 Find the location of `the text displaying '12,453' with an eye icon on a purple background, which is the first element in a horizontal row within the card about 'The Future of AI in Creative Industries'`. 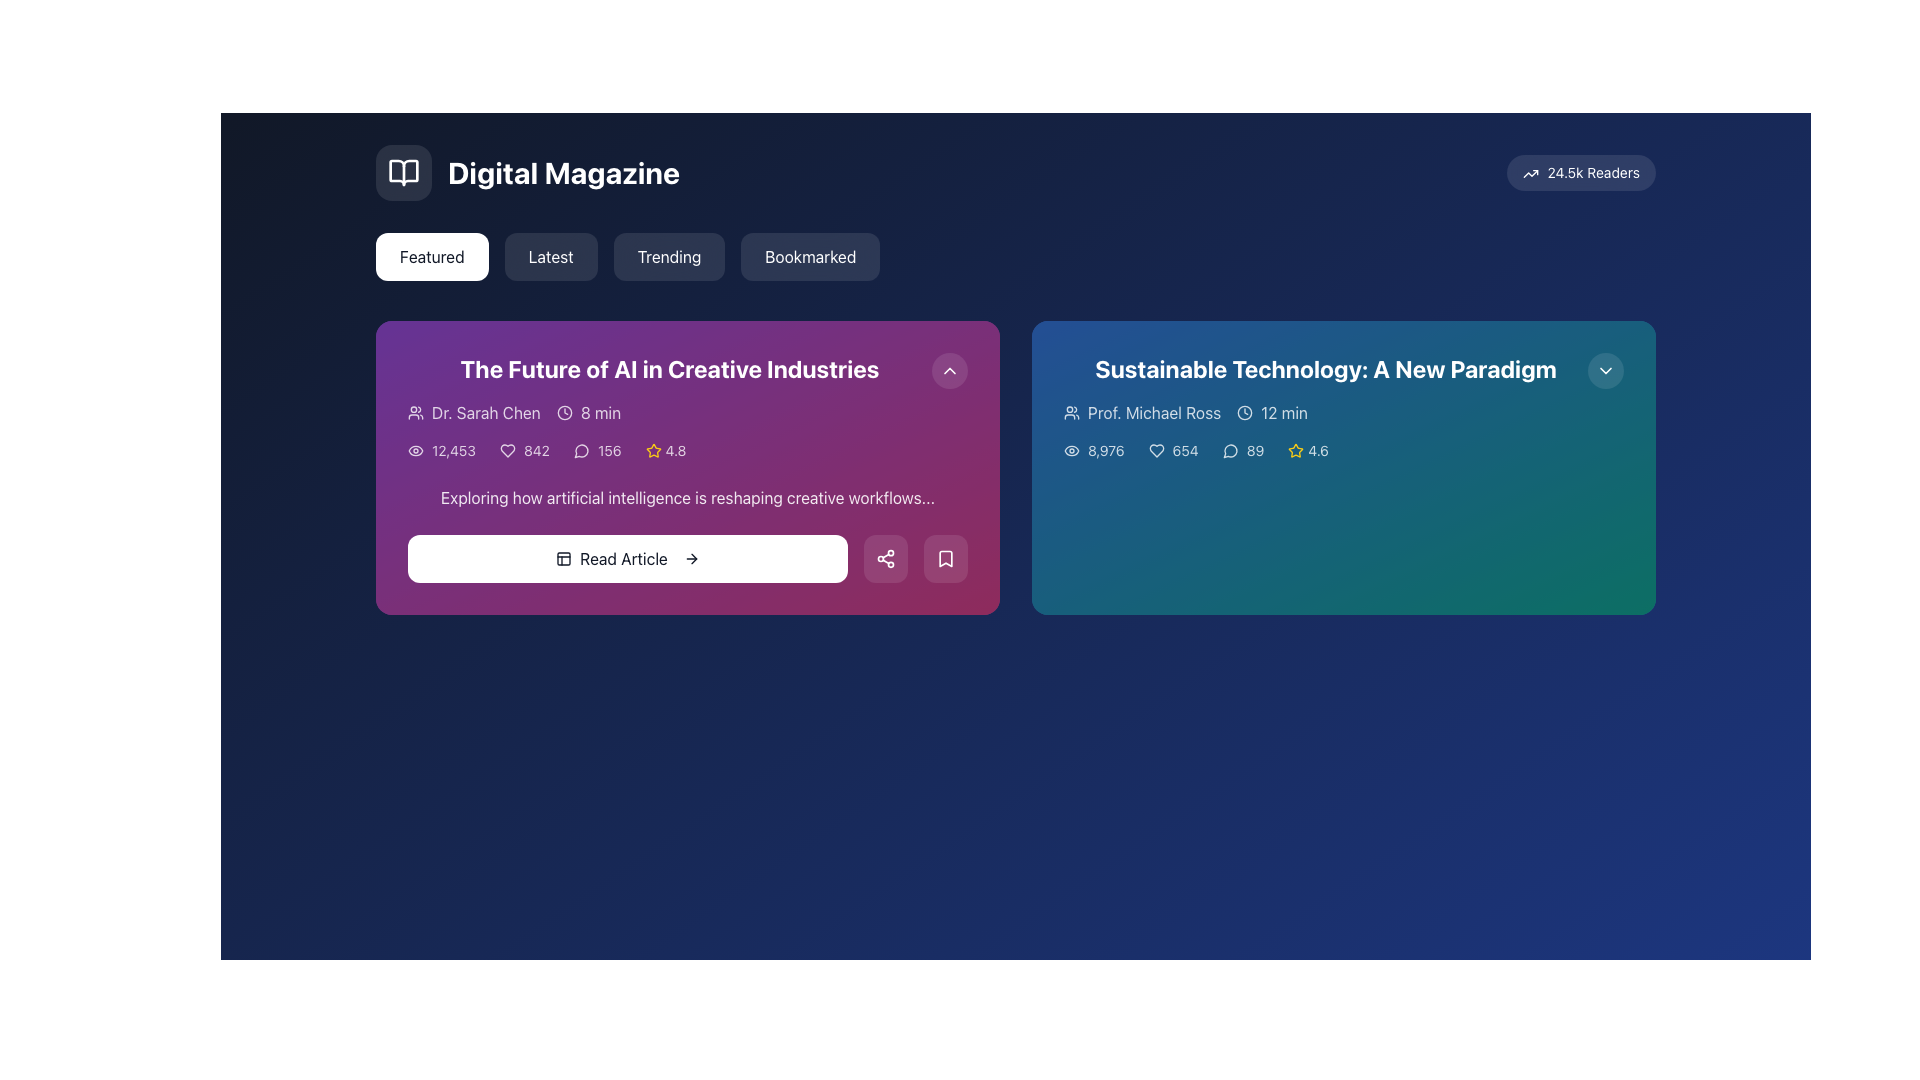

the text displaying '12,453' with an eye icon on a purple background, which is the first element in a horizontal row within the card about 'The Future of AI in Creative Industries' is located at coordinates (440, 451).